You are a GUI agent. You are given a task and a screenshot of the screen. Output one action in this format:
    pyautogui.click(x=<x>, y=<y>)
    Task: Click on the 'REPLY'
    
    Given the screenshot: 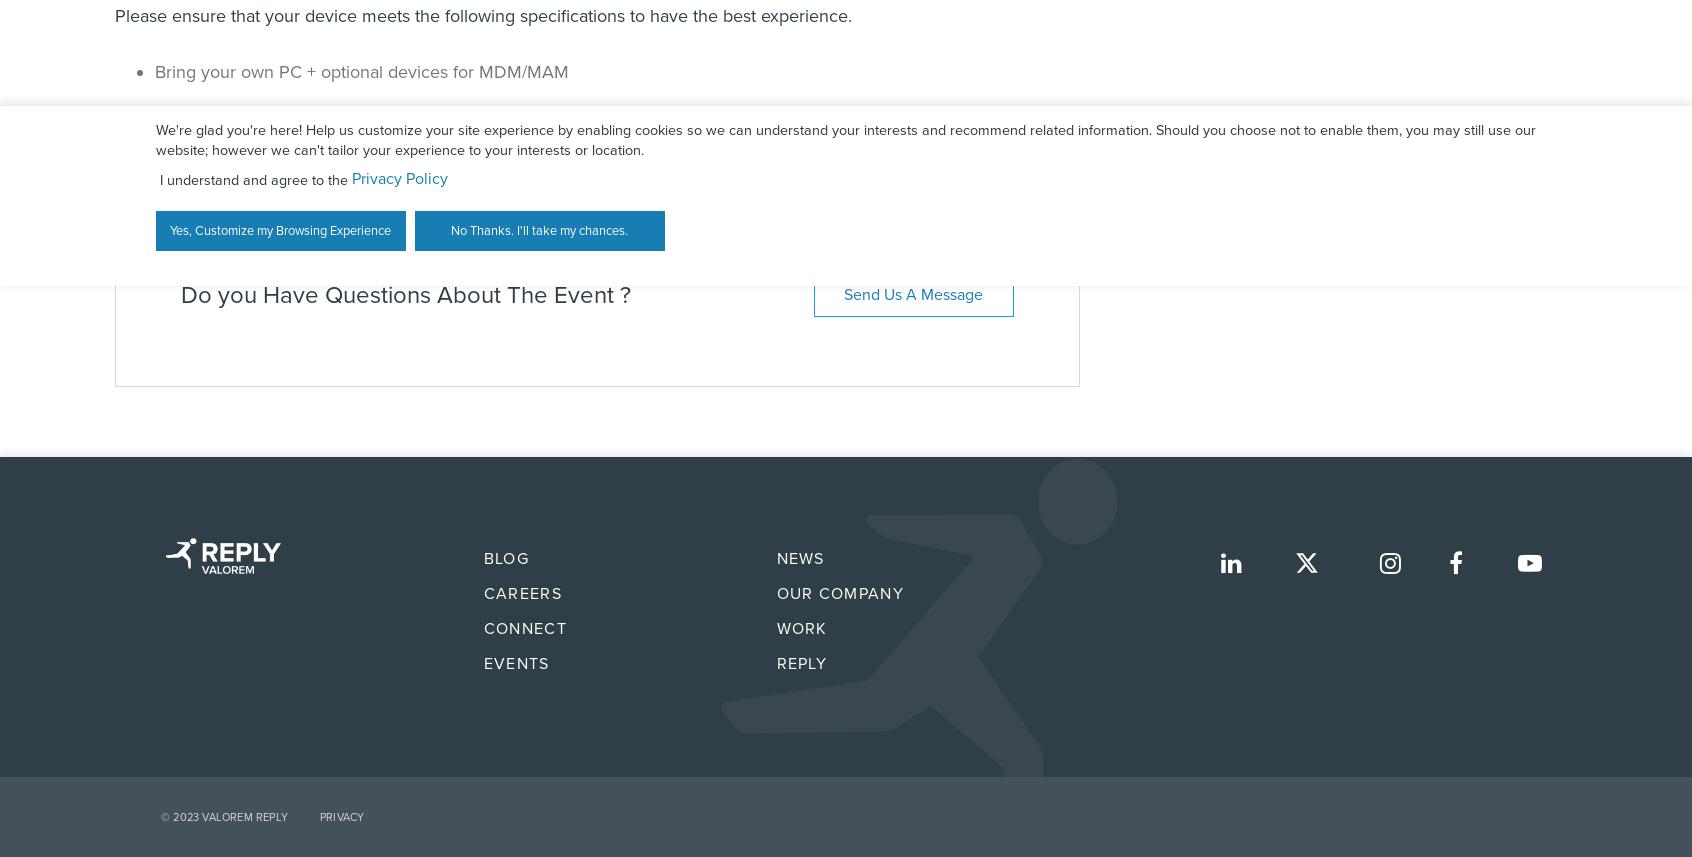 What is the action you would take?
    pyautogui.click(x=801, y=663)
    